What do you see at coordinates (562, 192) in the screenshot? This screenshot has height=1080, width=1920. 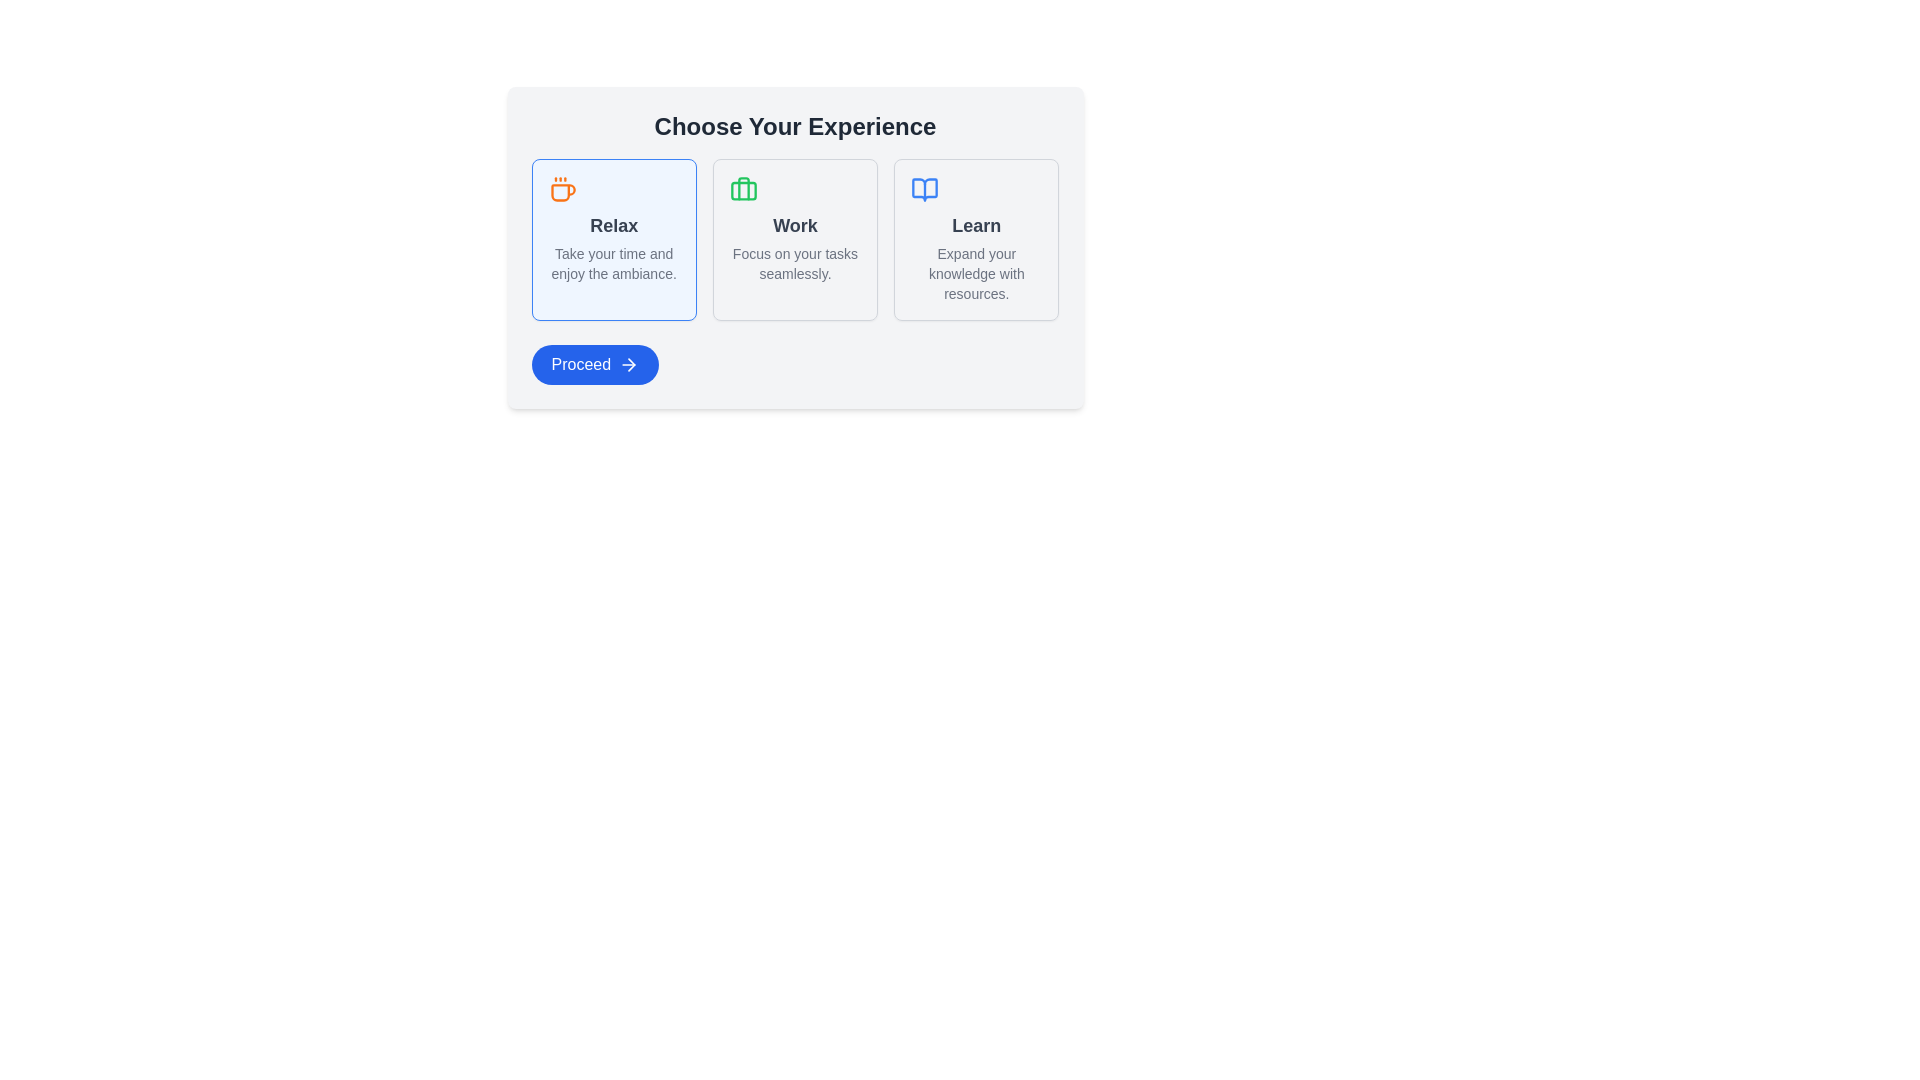 I see `the relaxation icon located in the top left box labeled 'Relax' in the 'Choose Your Experience' section, which serves as an indicator for leisure activities` at bounding box center [562, 192].